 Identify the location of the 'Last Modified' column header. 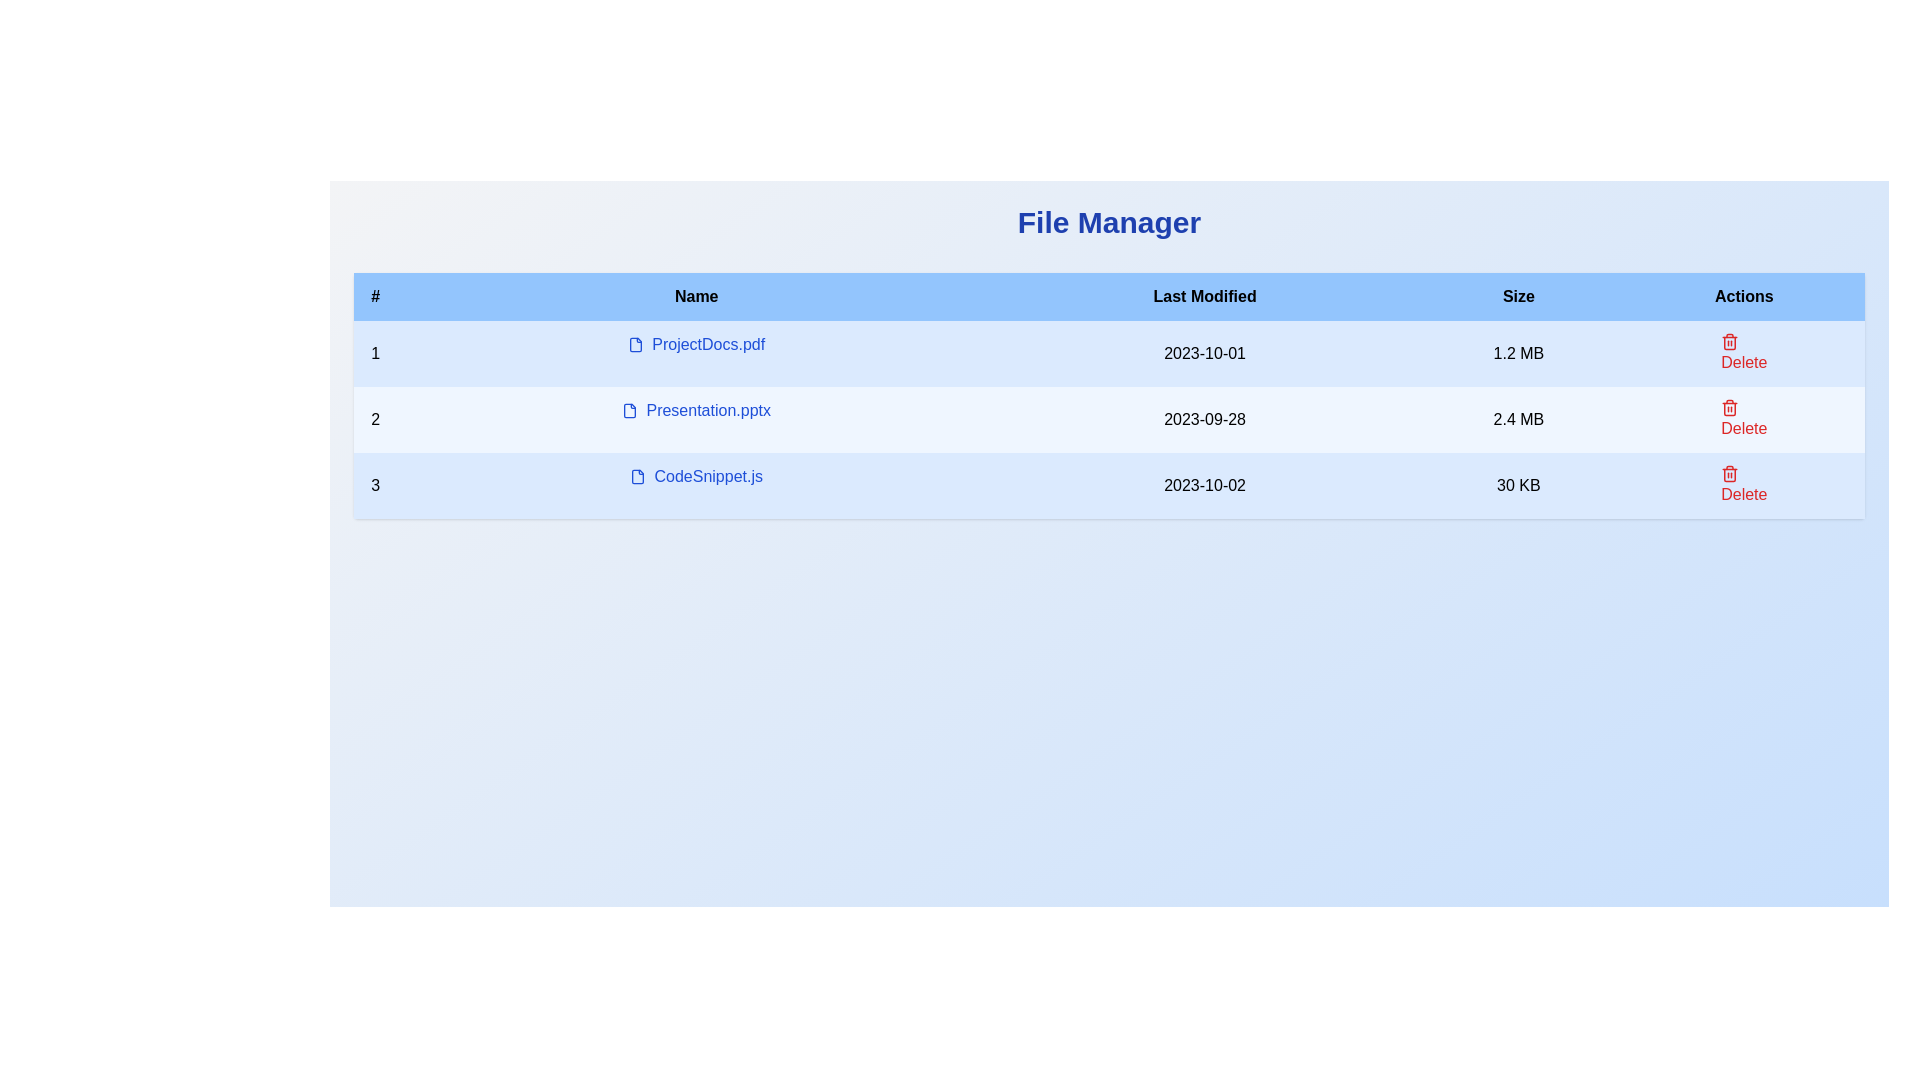
(1204, 297).